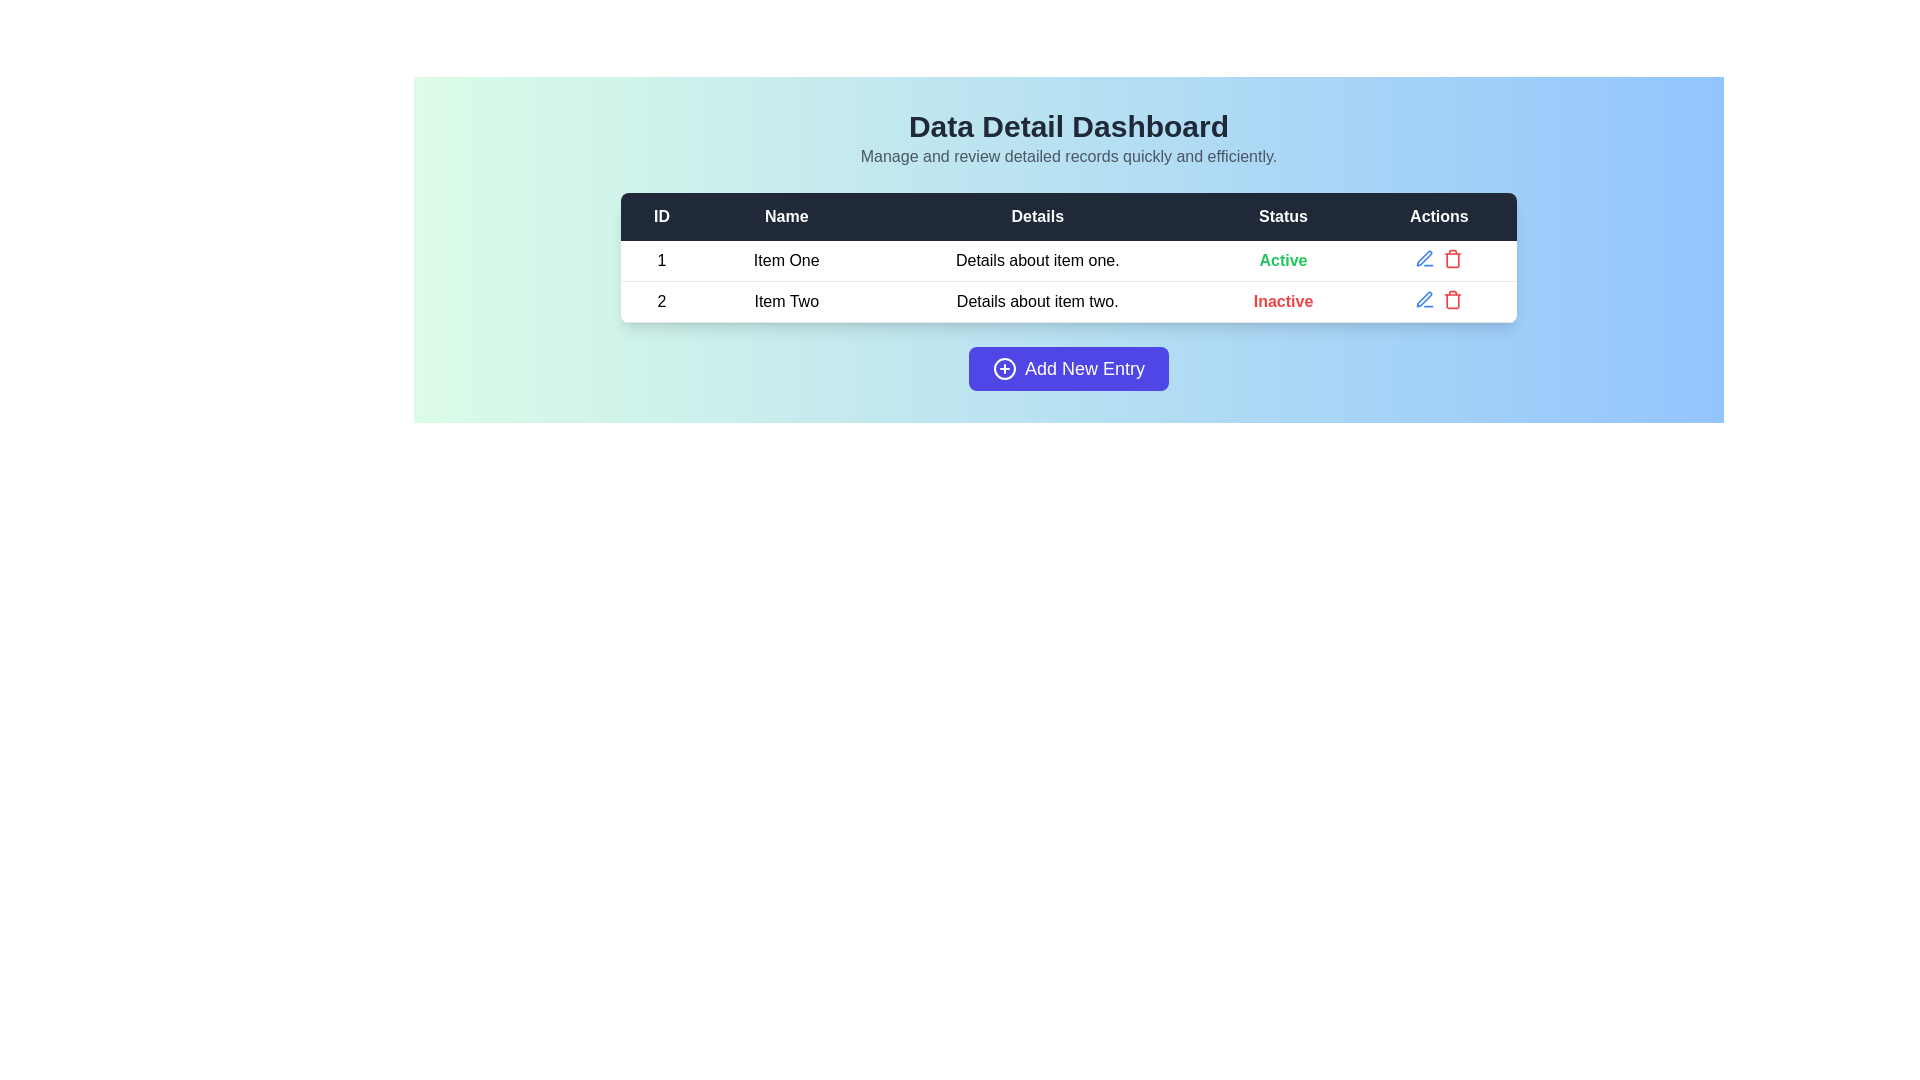  I want to click on the red trash bin icon in the 'Actions' column of the data table, so click(1453, 257).